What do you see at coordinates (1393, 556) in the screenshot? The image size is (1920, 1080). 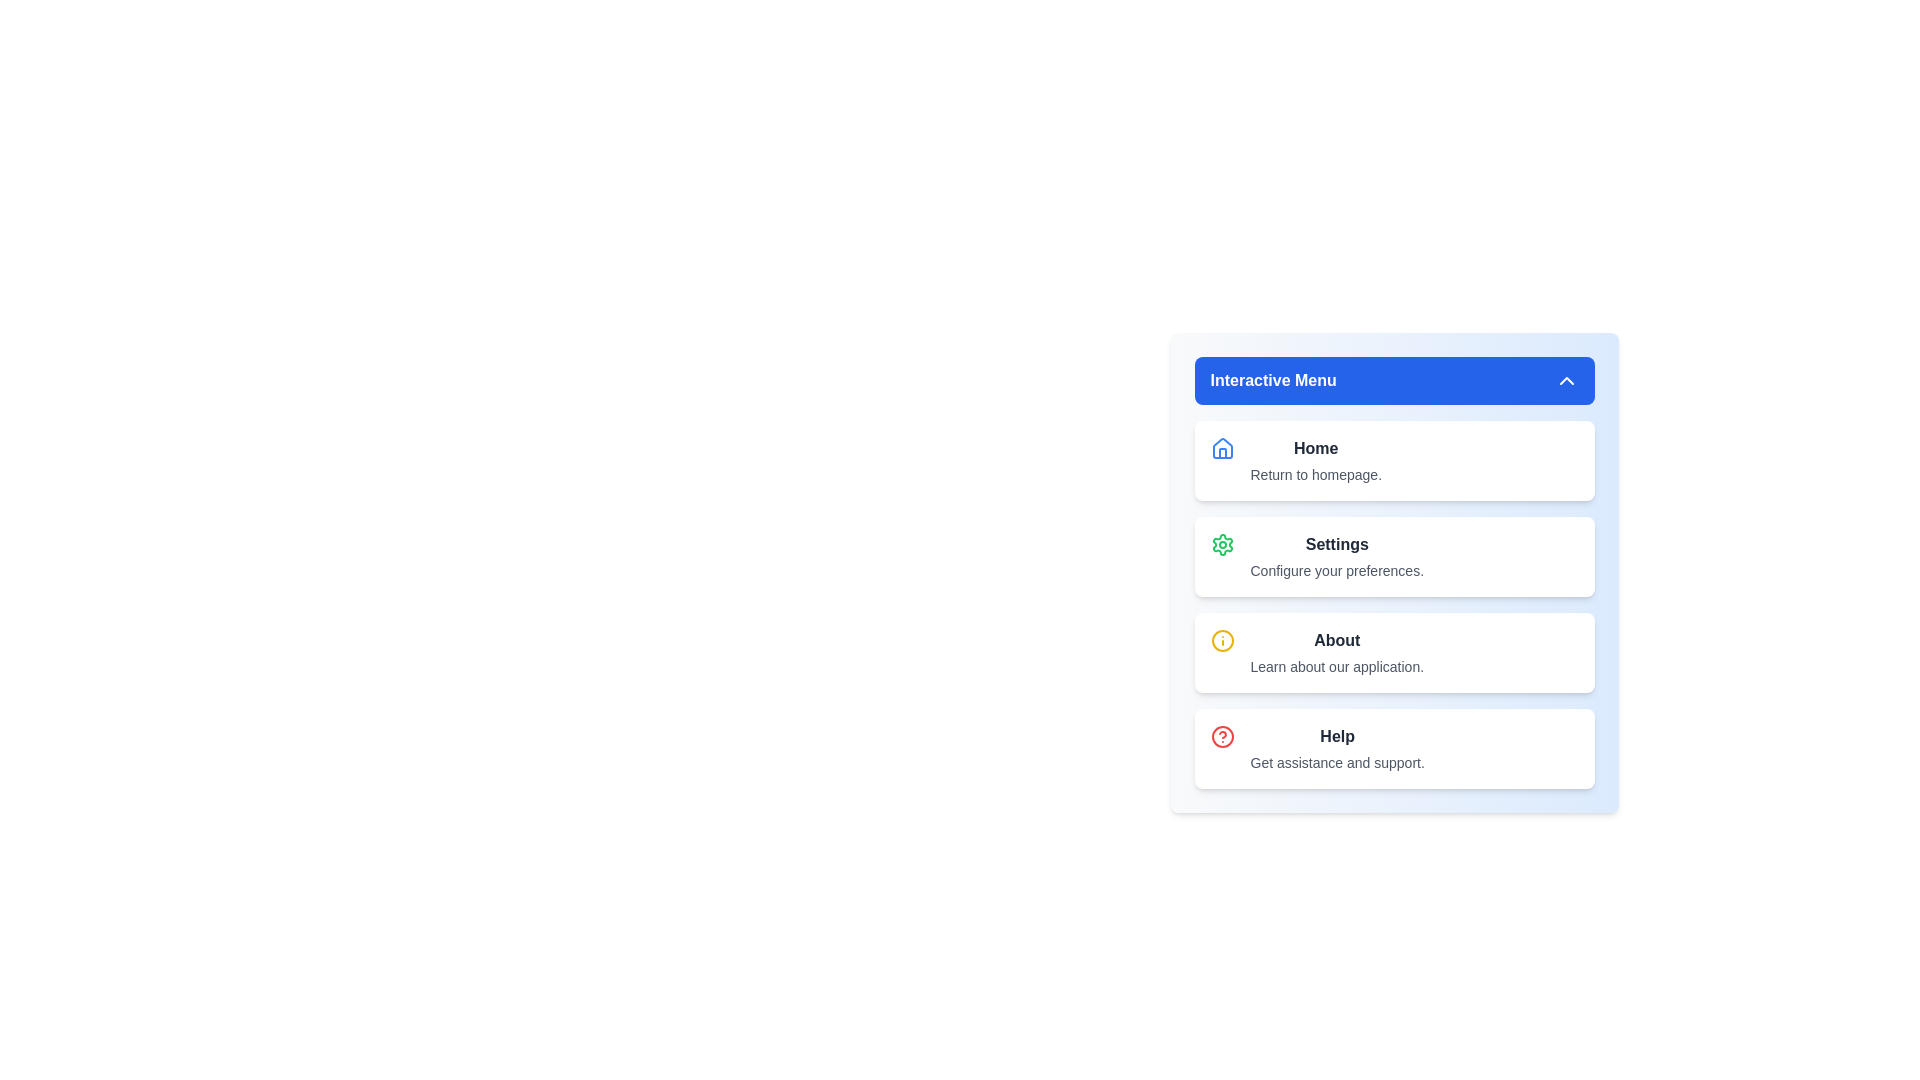 I see `the 'Settings' card, which is a clickable rectangular card with a white background, featuring a green gear icon on the left and the heading 'Settings' in bold at the center` at bounding box center [1393, 556].